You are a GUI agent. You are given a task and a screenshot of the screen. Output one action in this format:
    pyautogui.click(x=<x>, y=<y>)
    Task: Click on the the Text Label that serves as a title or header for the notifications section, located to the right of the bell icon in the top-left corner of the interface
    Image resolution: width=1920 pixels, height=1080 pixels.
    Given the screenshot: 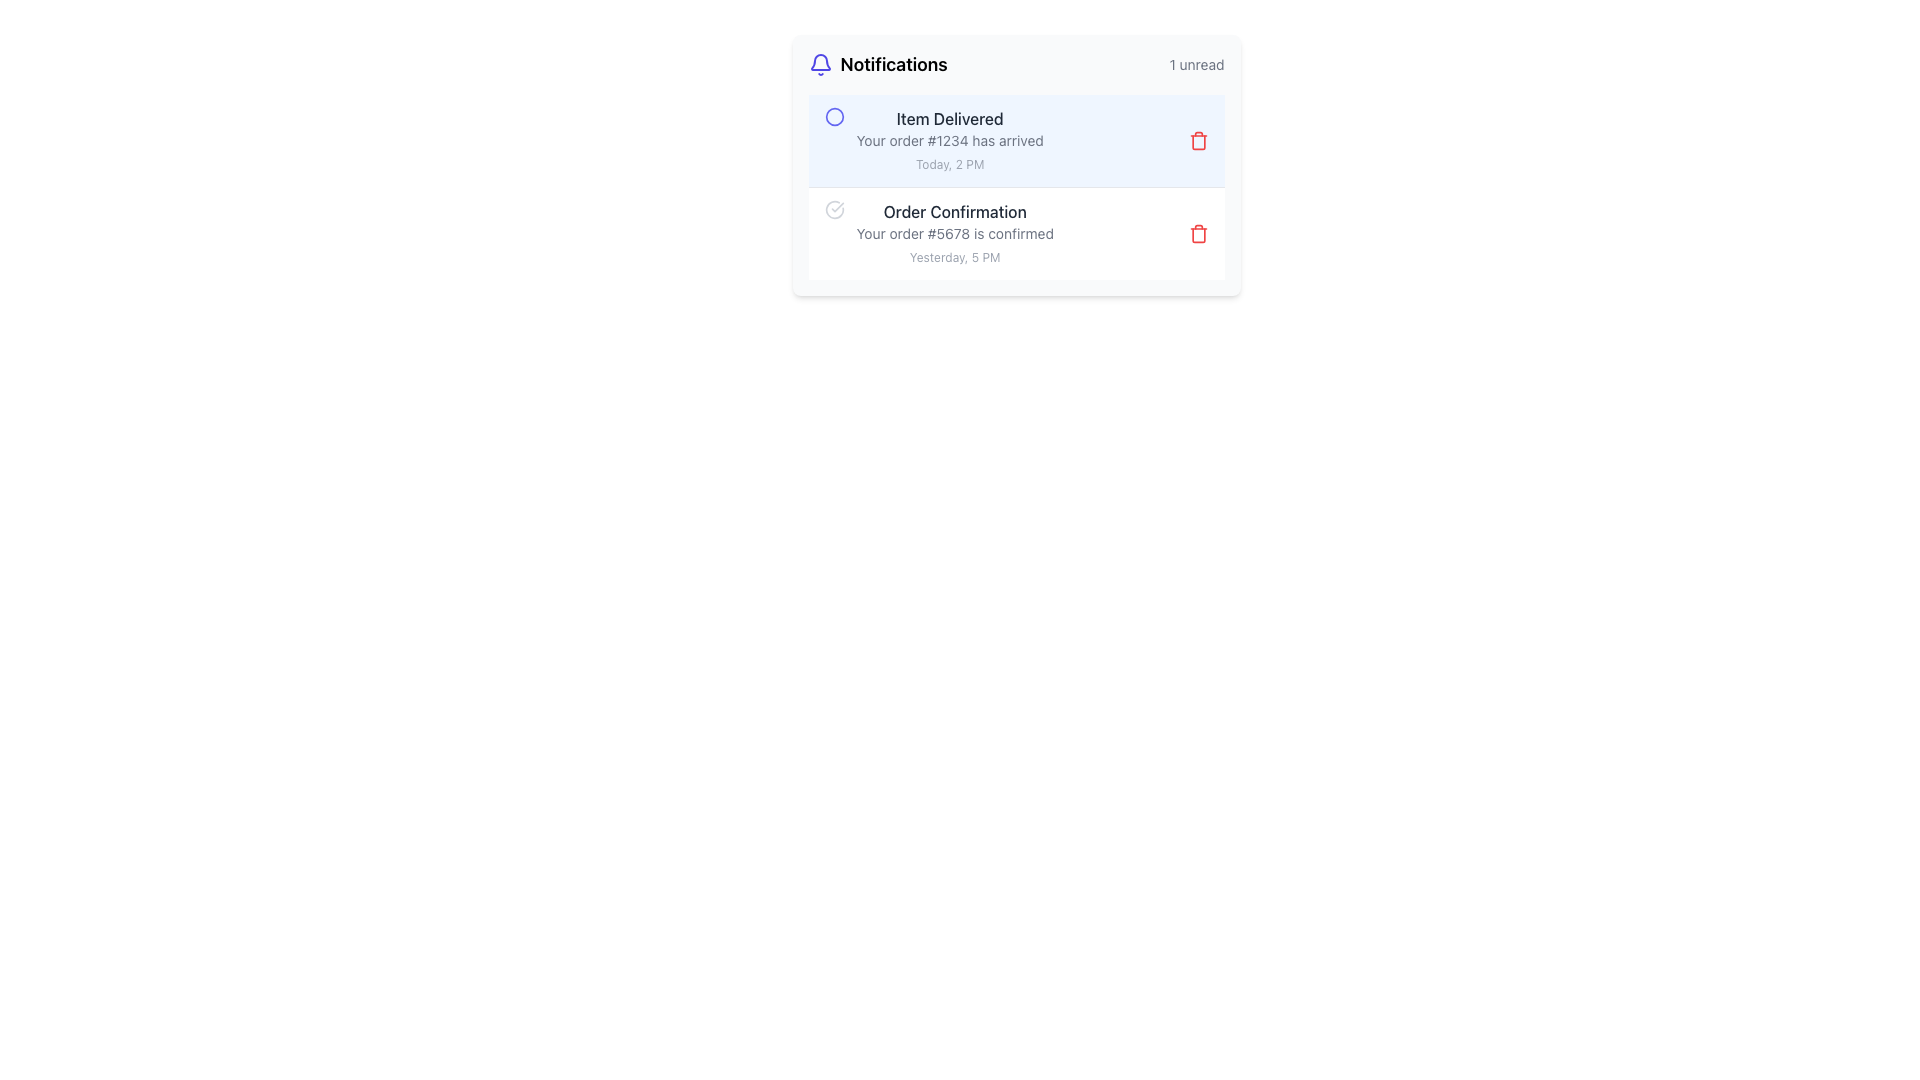 What is the action you would take?
    pyautogui.click(x=893, y=64)
    